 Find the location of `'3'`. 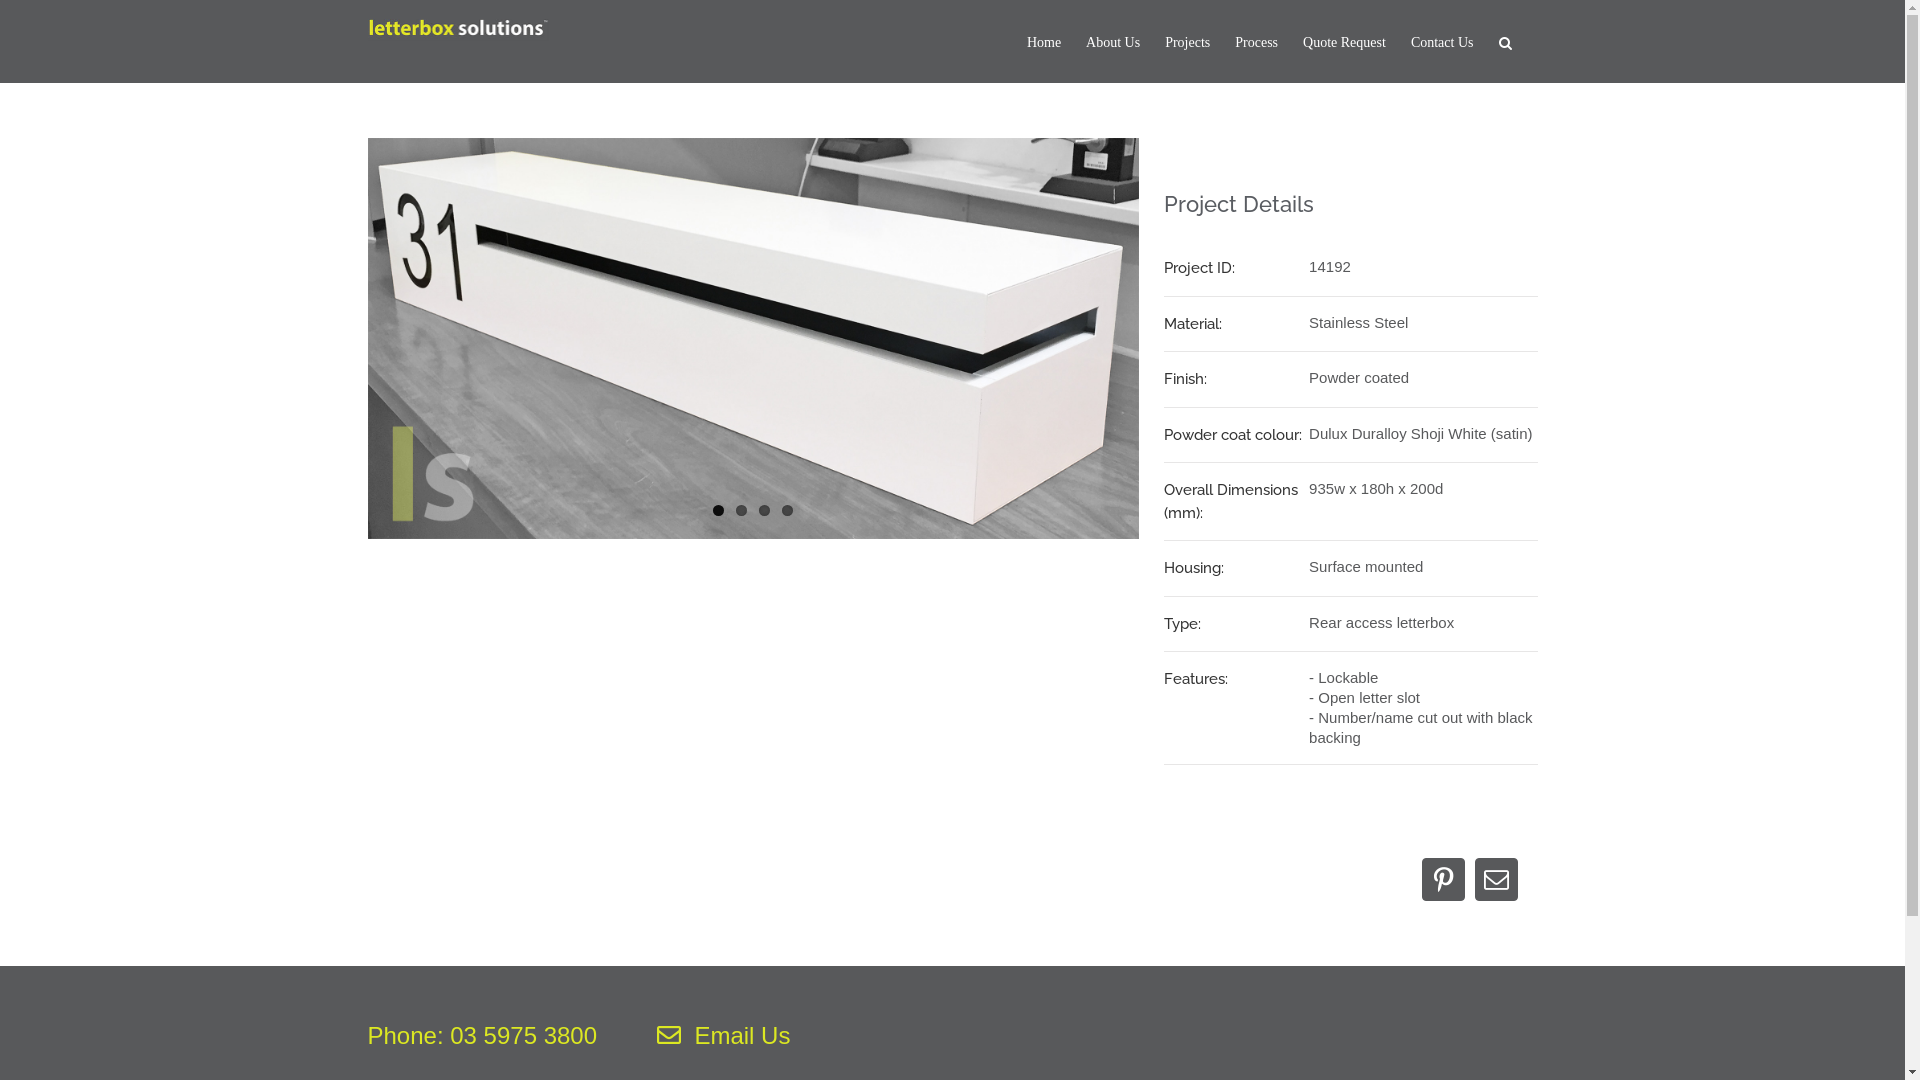

'3' is located at coordinates (763, 509).